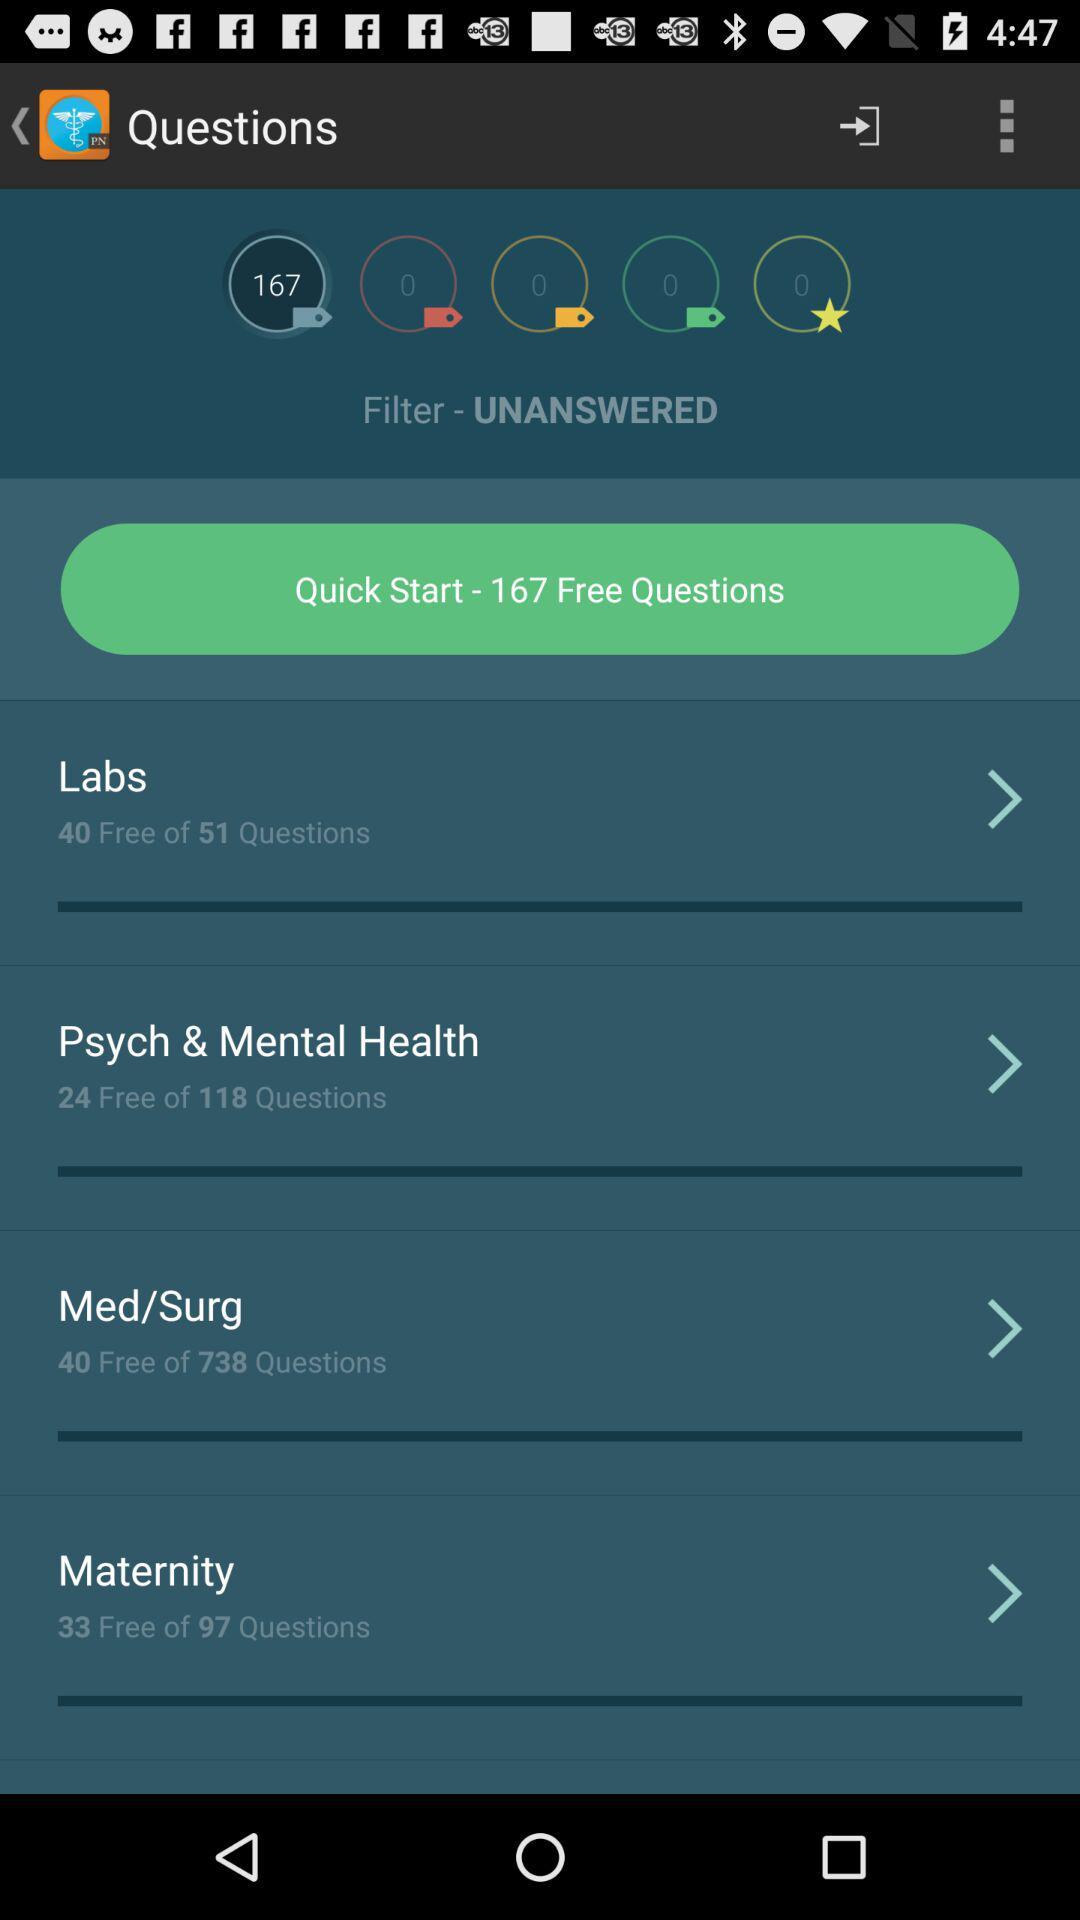 The image size is (1080, 1920). What do you see at coordinates (540, 700) in the screenshot?
I see `the icon above labs` at bounding box center [540, 700].